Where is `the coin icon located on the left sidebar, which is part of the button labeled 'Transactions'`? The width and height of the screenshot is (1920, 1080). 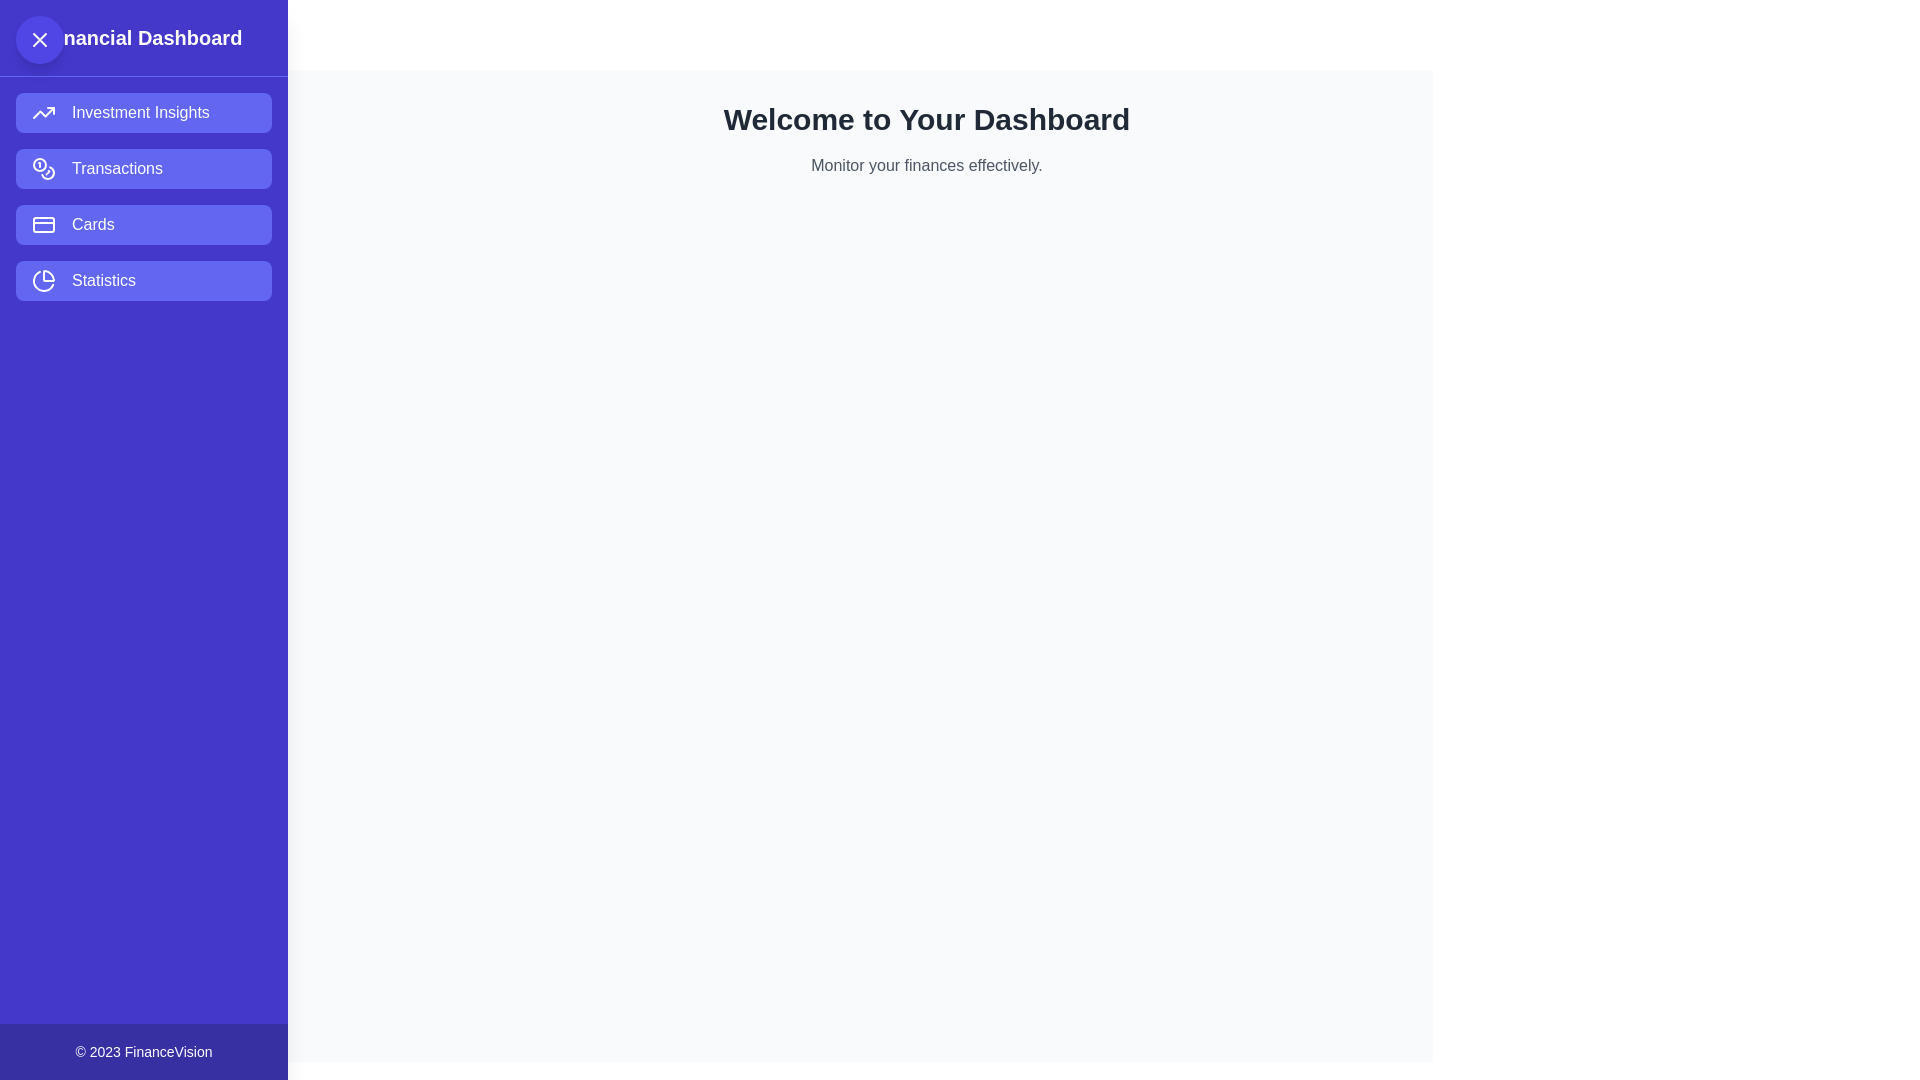
the coin icon located on the left sidebar, which is part of the button labeled 'Transactions' is located at coordinates (43, 168).